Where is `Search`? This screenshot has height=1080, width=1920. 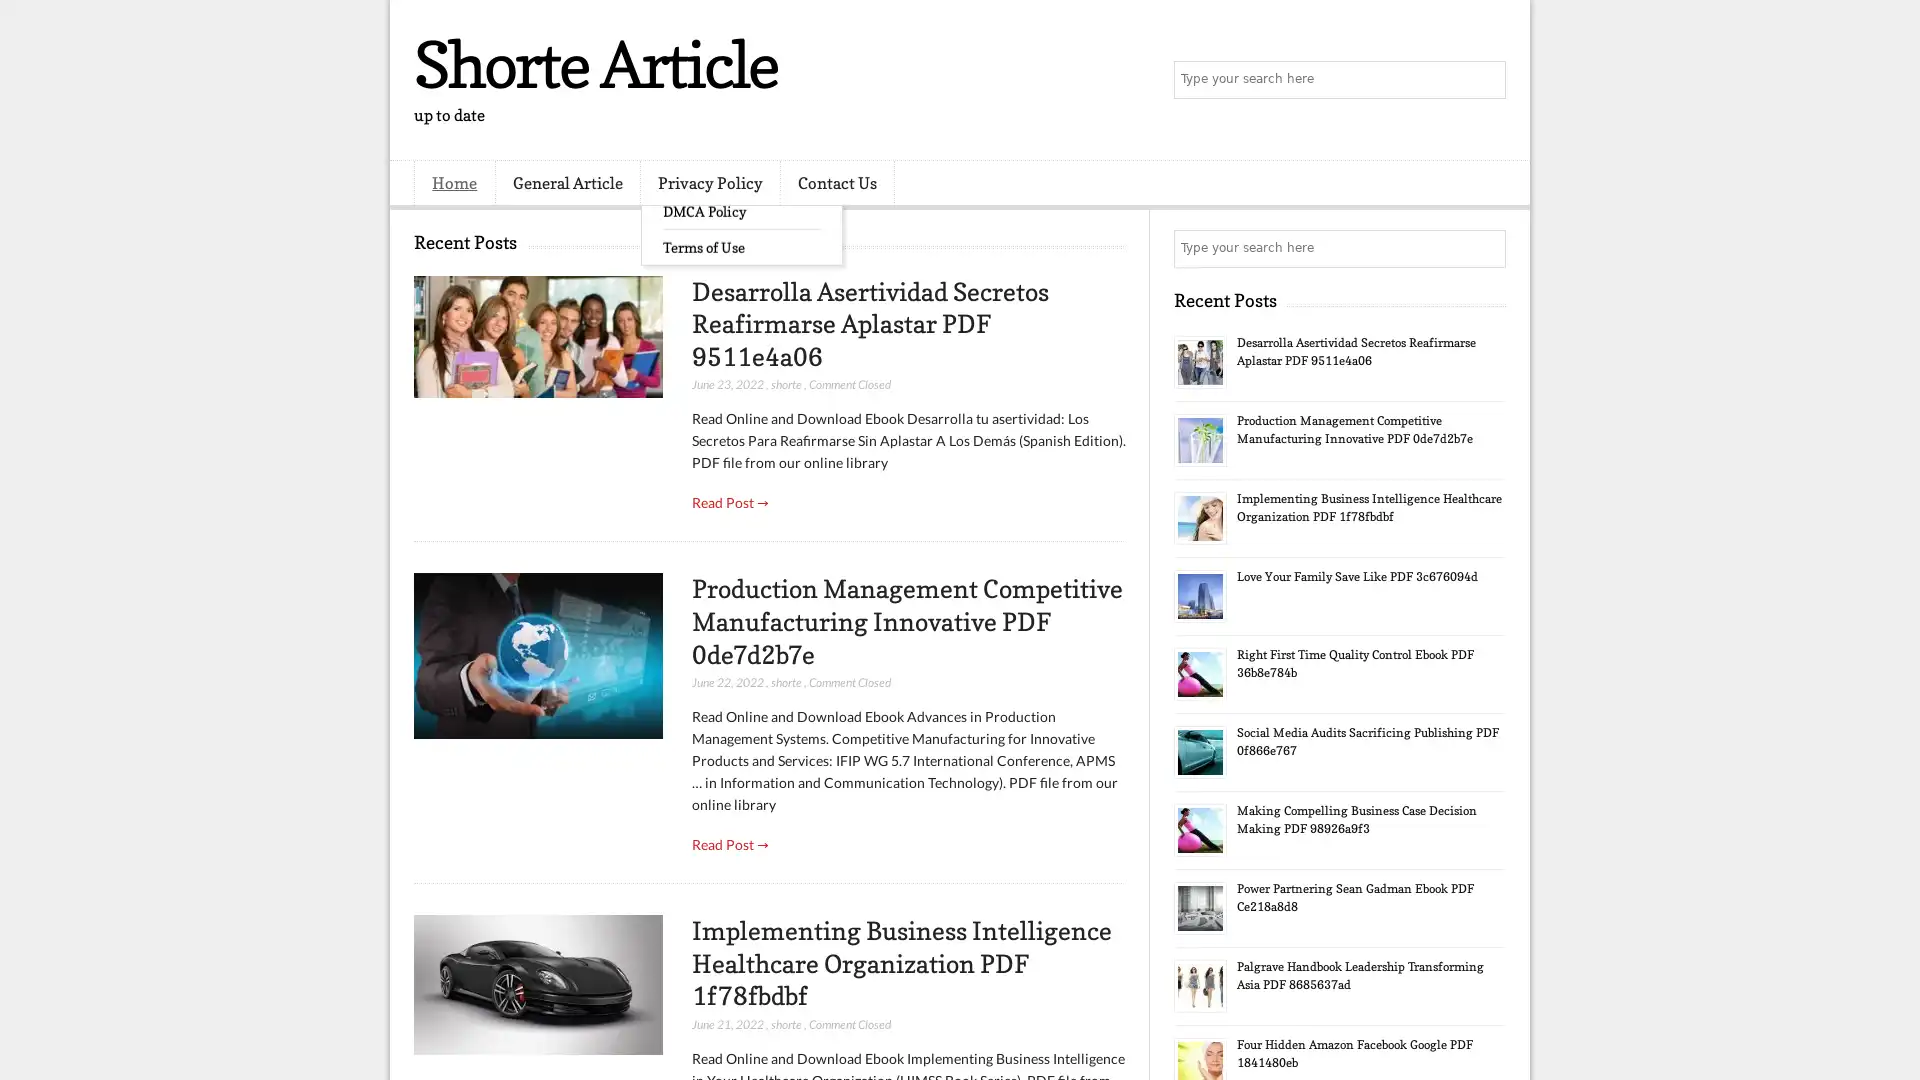 Search is located at coordinates (1485, 80).